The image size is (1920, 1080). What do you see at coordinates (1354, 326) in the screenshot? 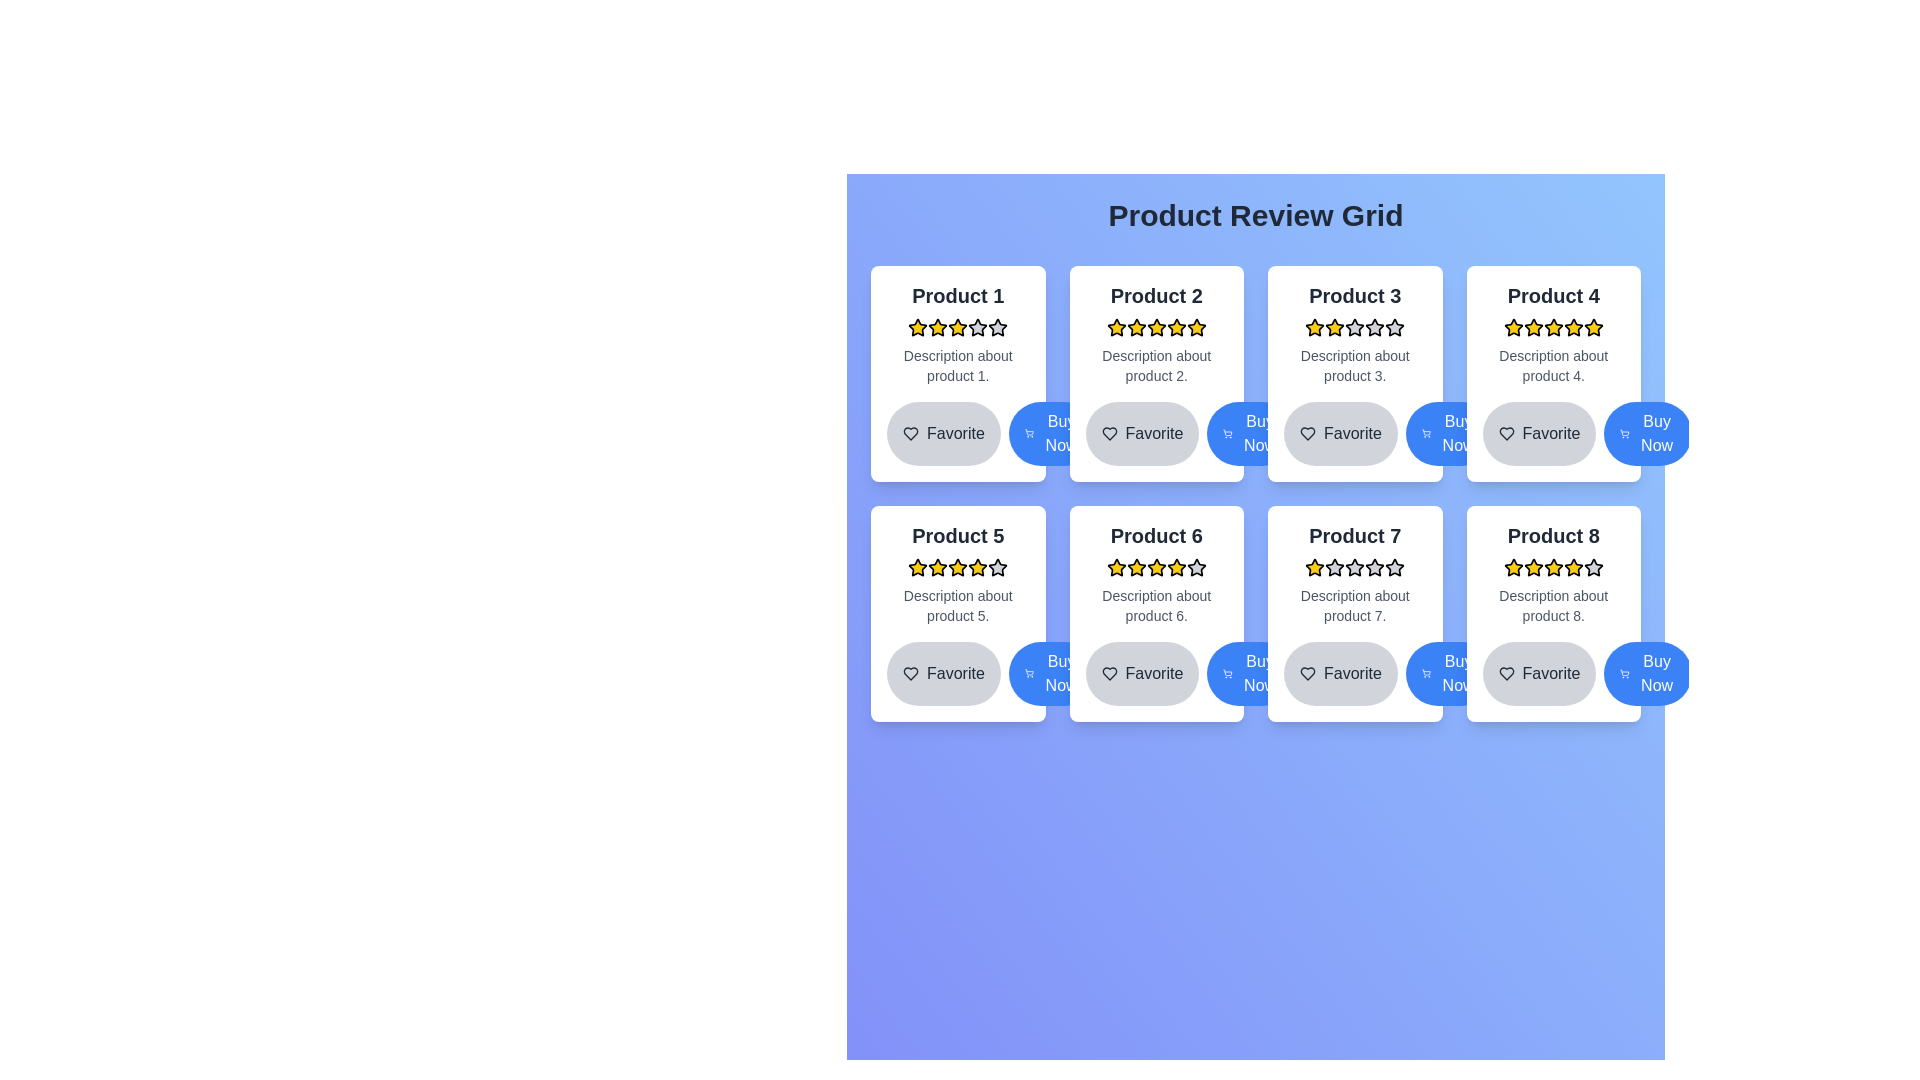
I see `the third star icon in the rating section of Product 3` at bounding box center [1354, 326].